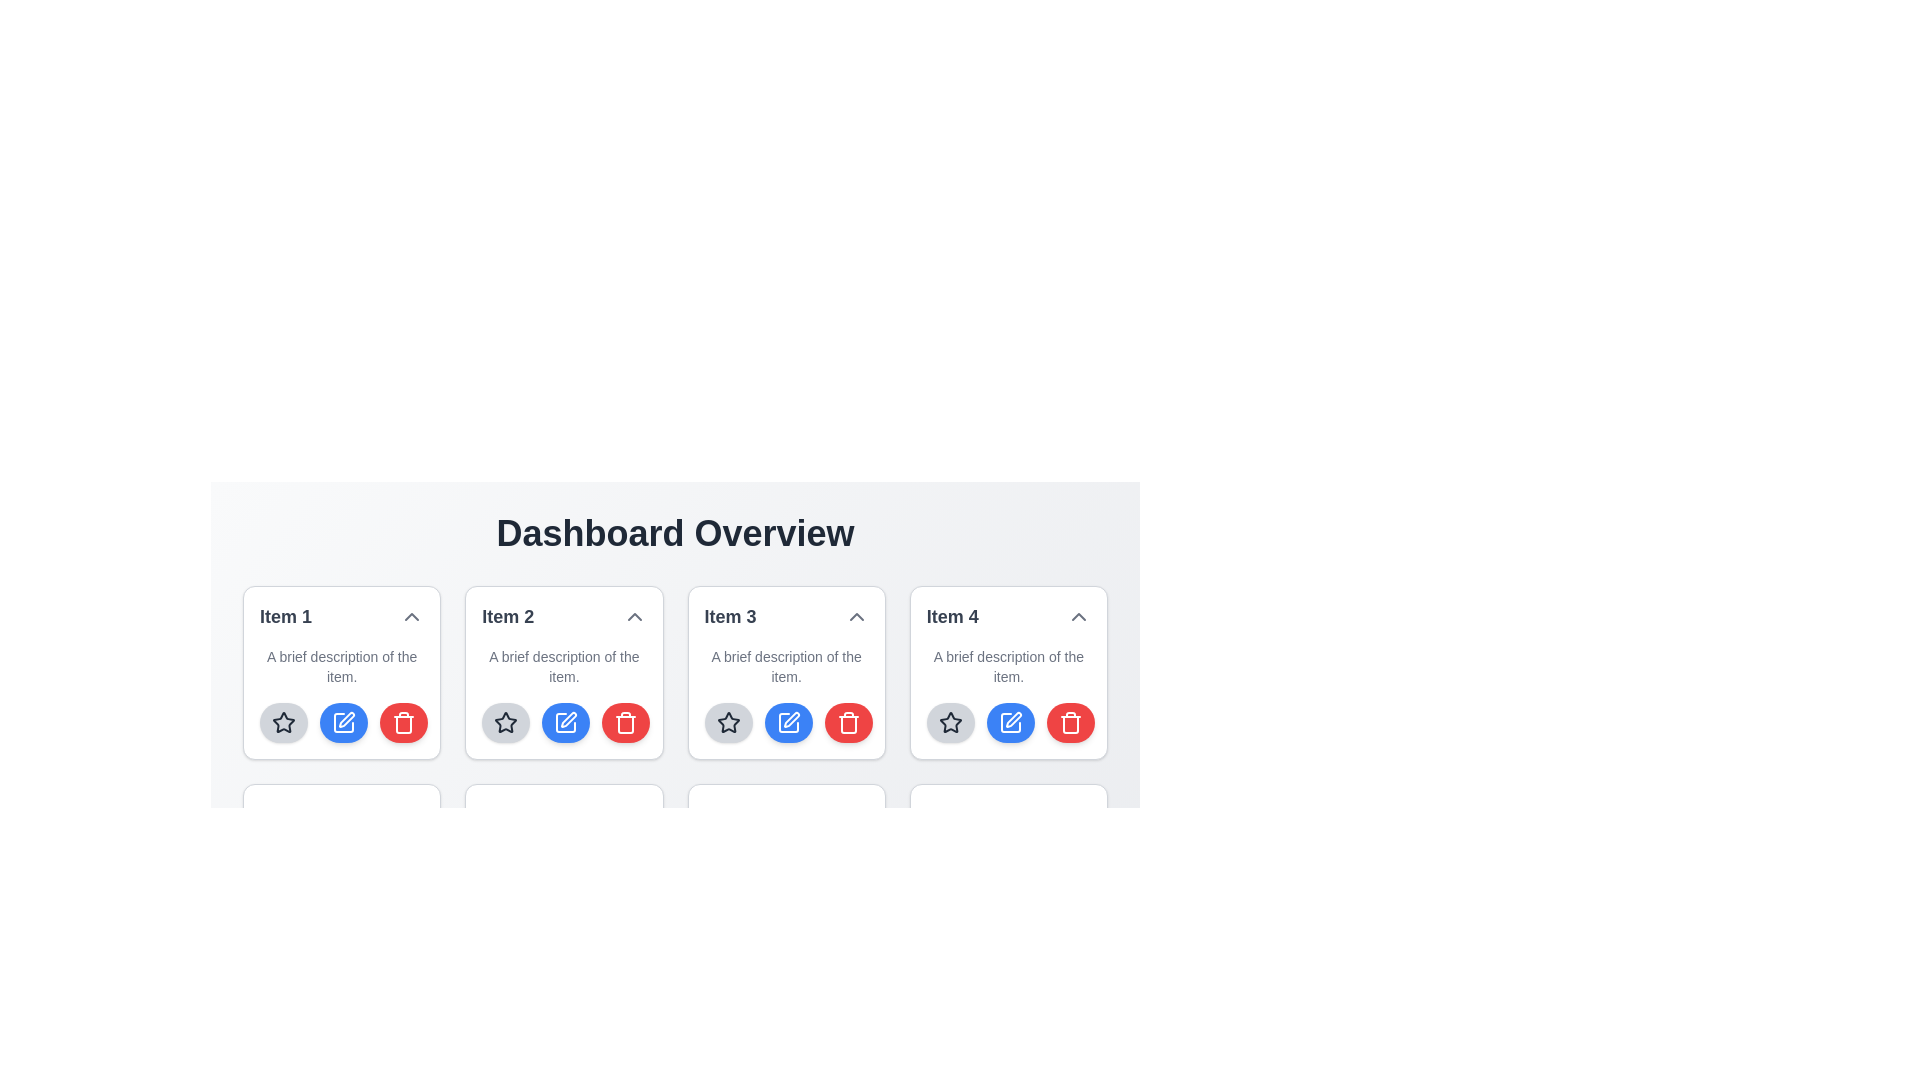 This screenshot has width=1920, height=1080. What do you see at coordinates (1010, 921) in the screenshot?
I see `the edit button` at bounding box center [1010, 921].